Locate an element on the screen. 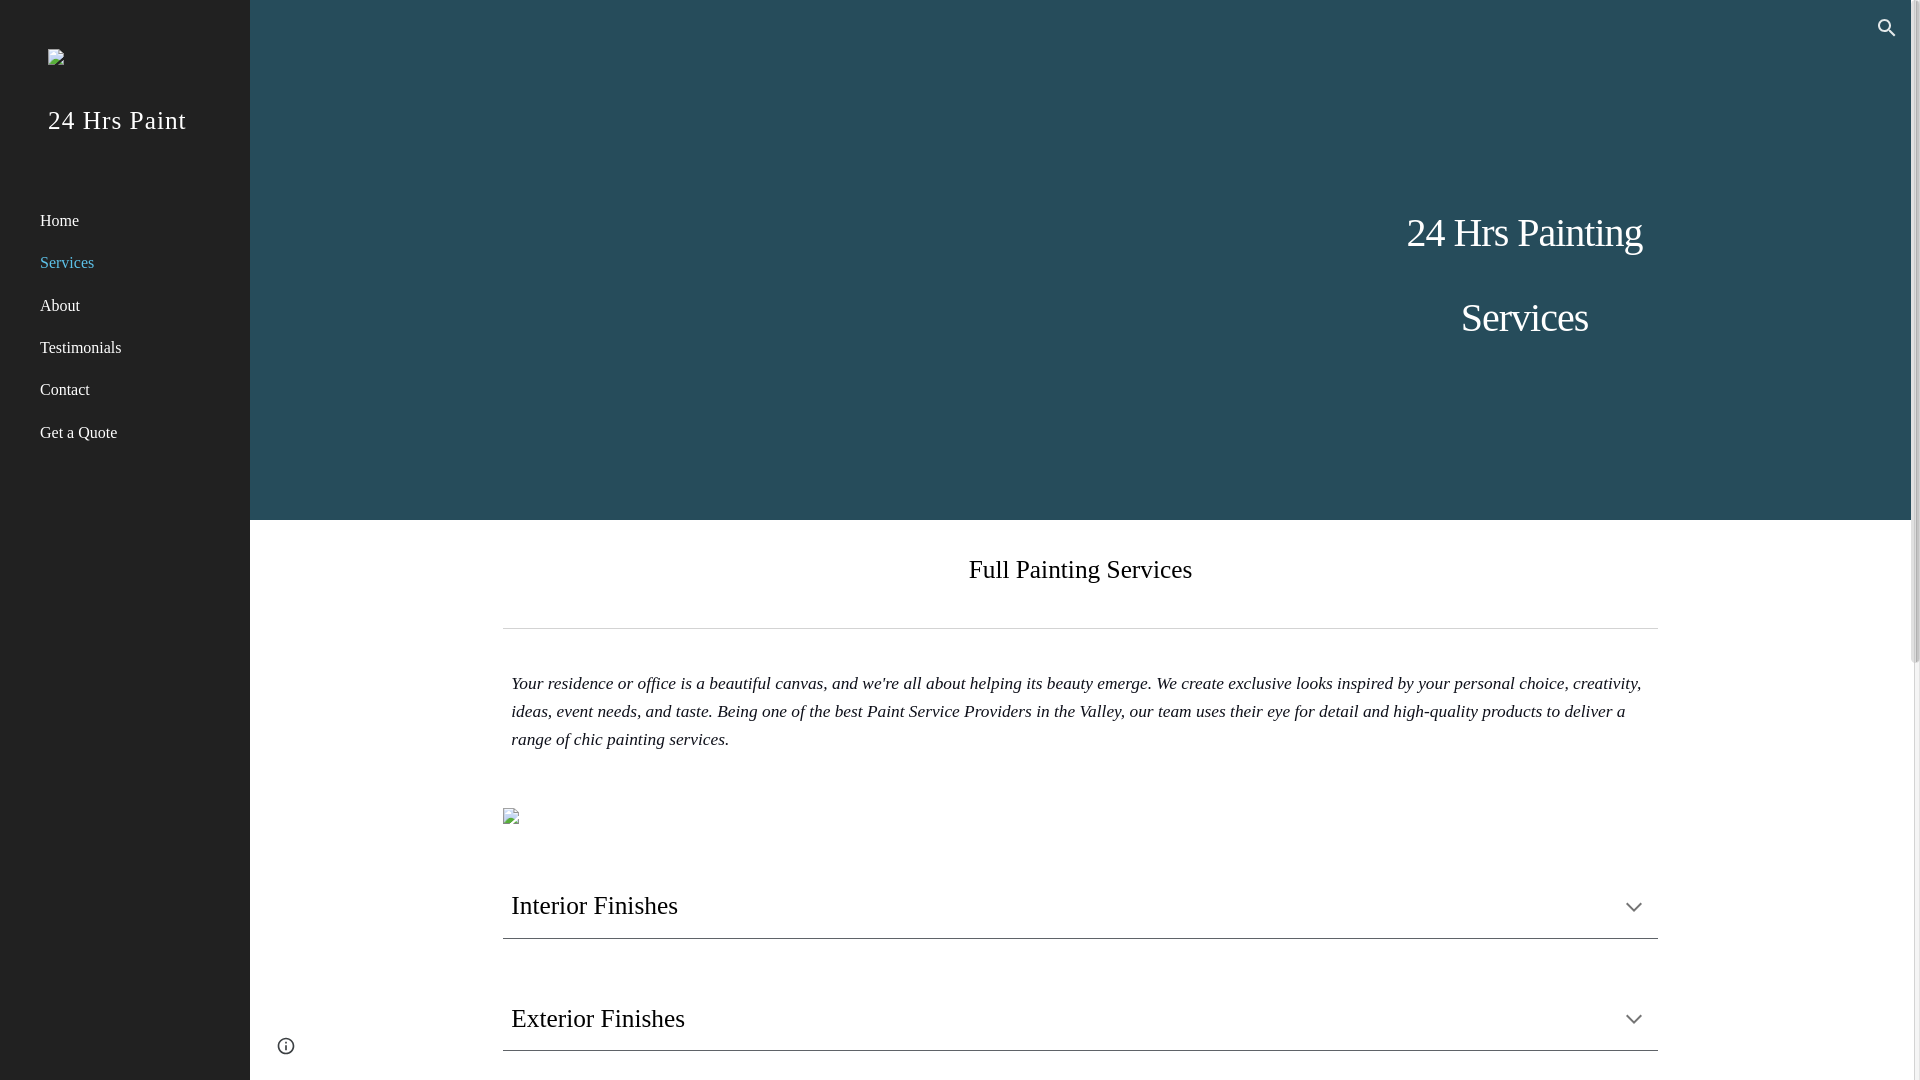  '24 Hrs Paint' is located at coordinates (0, 144).